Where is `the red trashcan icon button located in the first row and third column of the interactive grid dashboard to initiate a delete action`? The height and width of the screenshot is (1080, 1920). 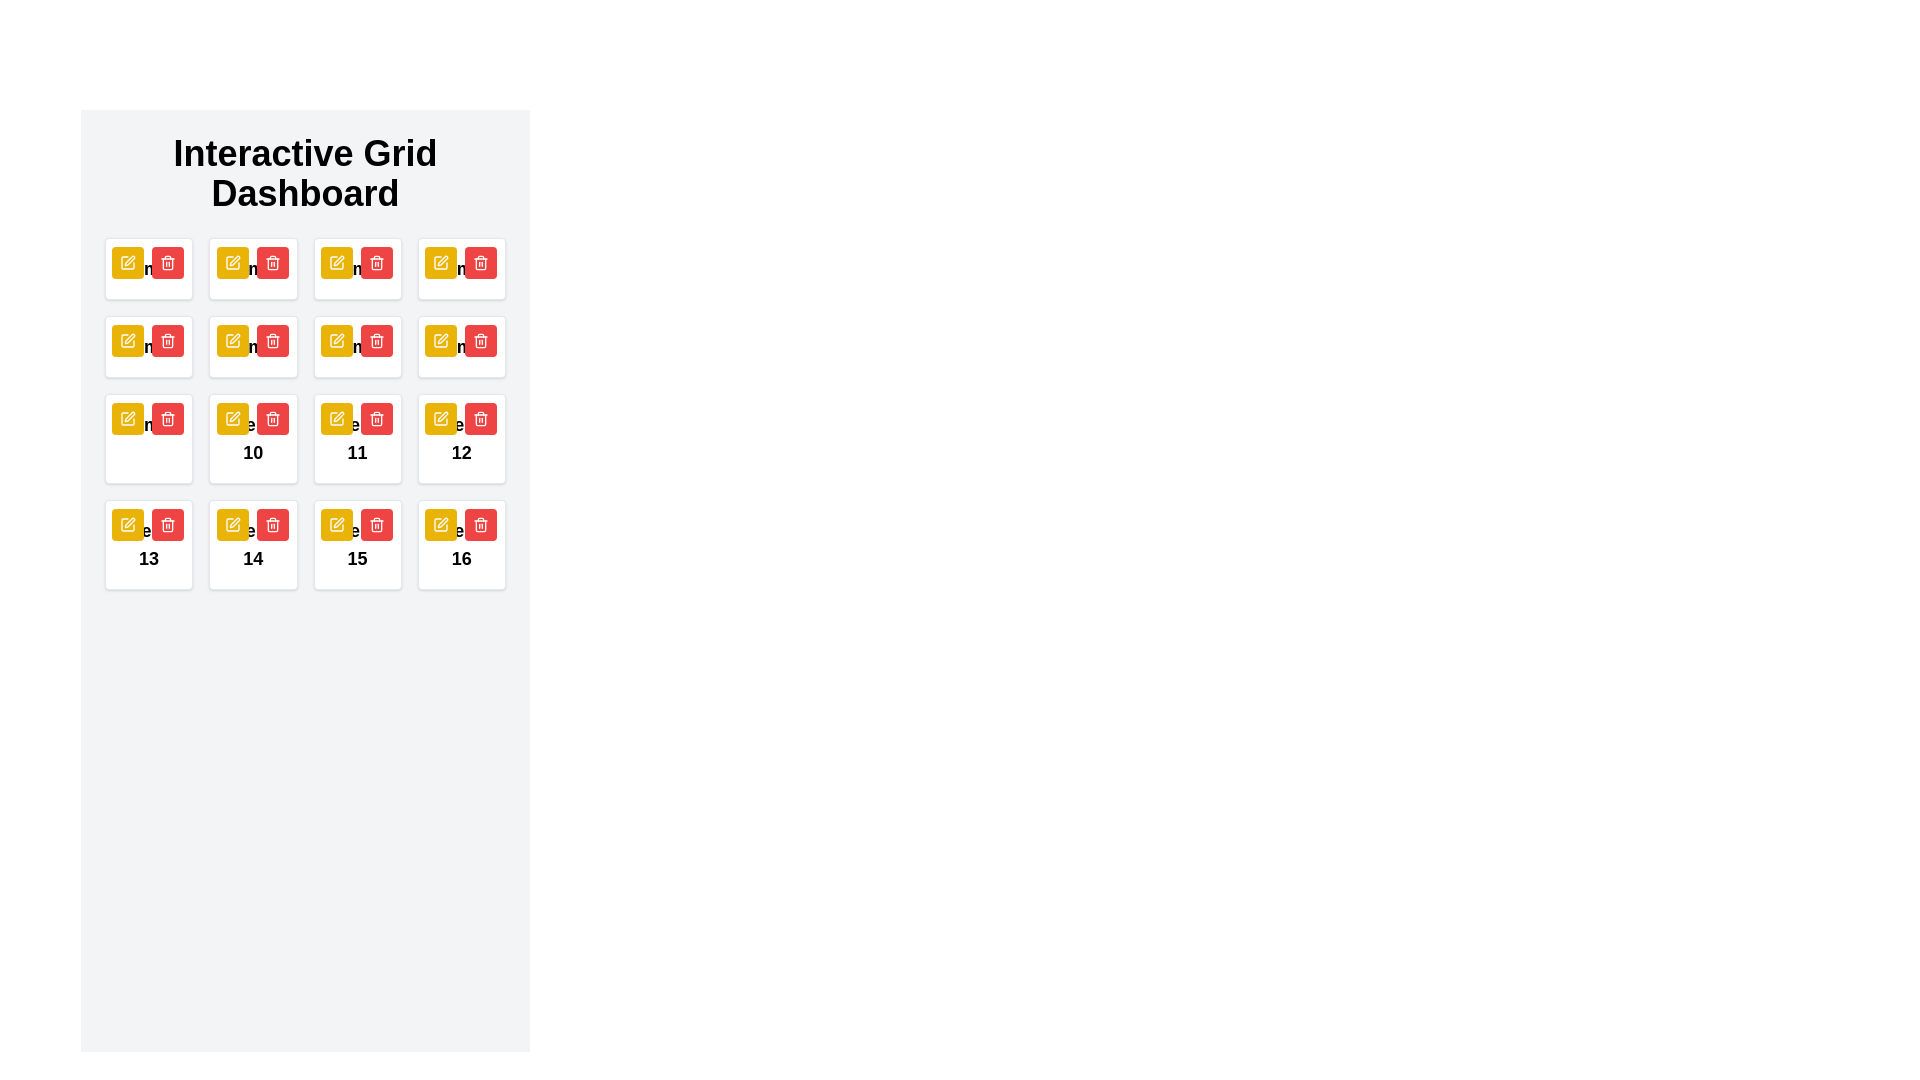 the red trashcan icon button located in the first row and third column of the interactive grid dashboard to initiate a delete action is located at coordinates (271, 261).